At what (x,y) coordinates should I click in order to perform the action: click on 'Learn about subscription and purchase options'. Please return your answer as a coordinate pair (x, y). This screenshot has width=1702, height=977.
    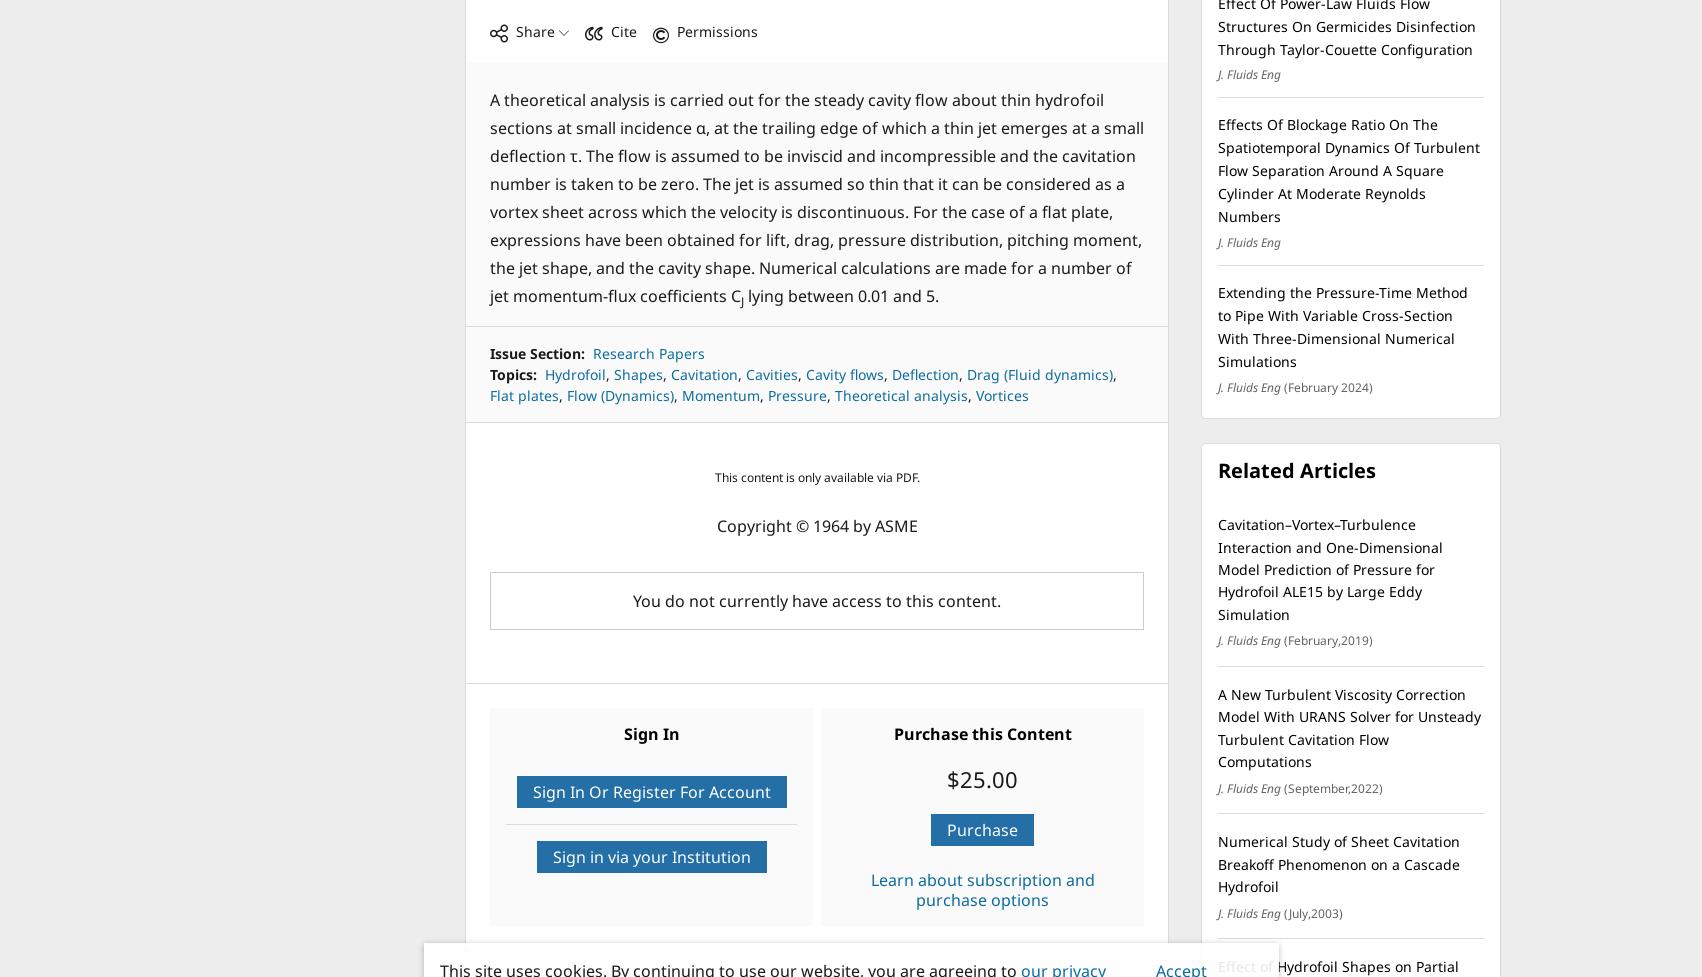
    Looking at the image, I should click on (982, 889).